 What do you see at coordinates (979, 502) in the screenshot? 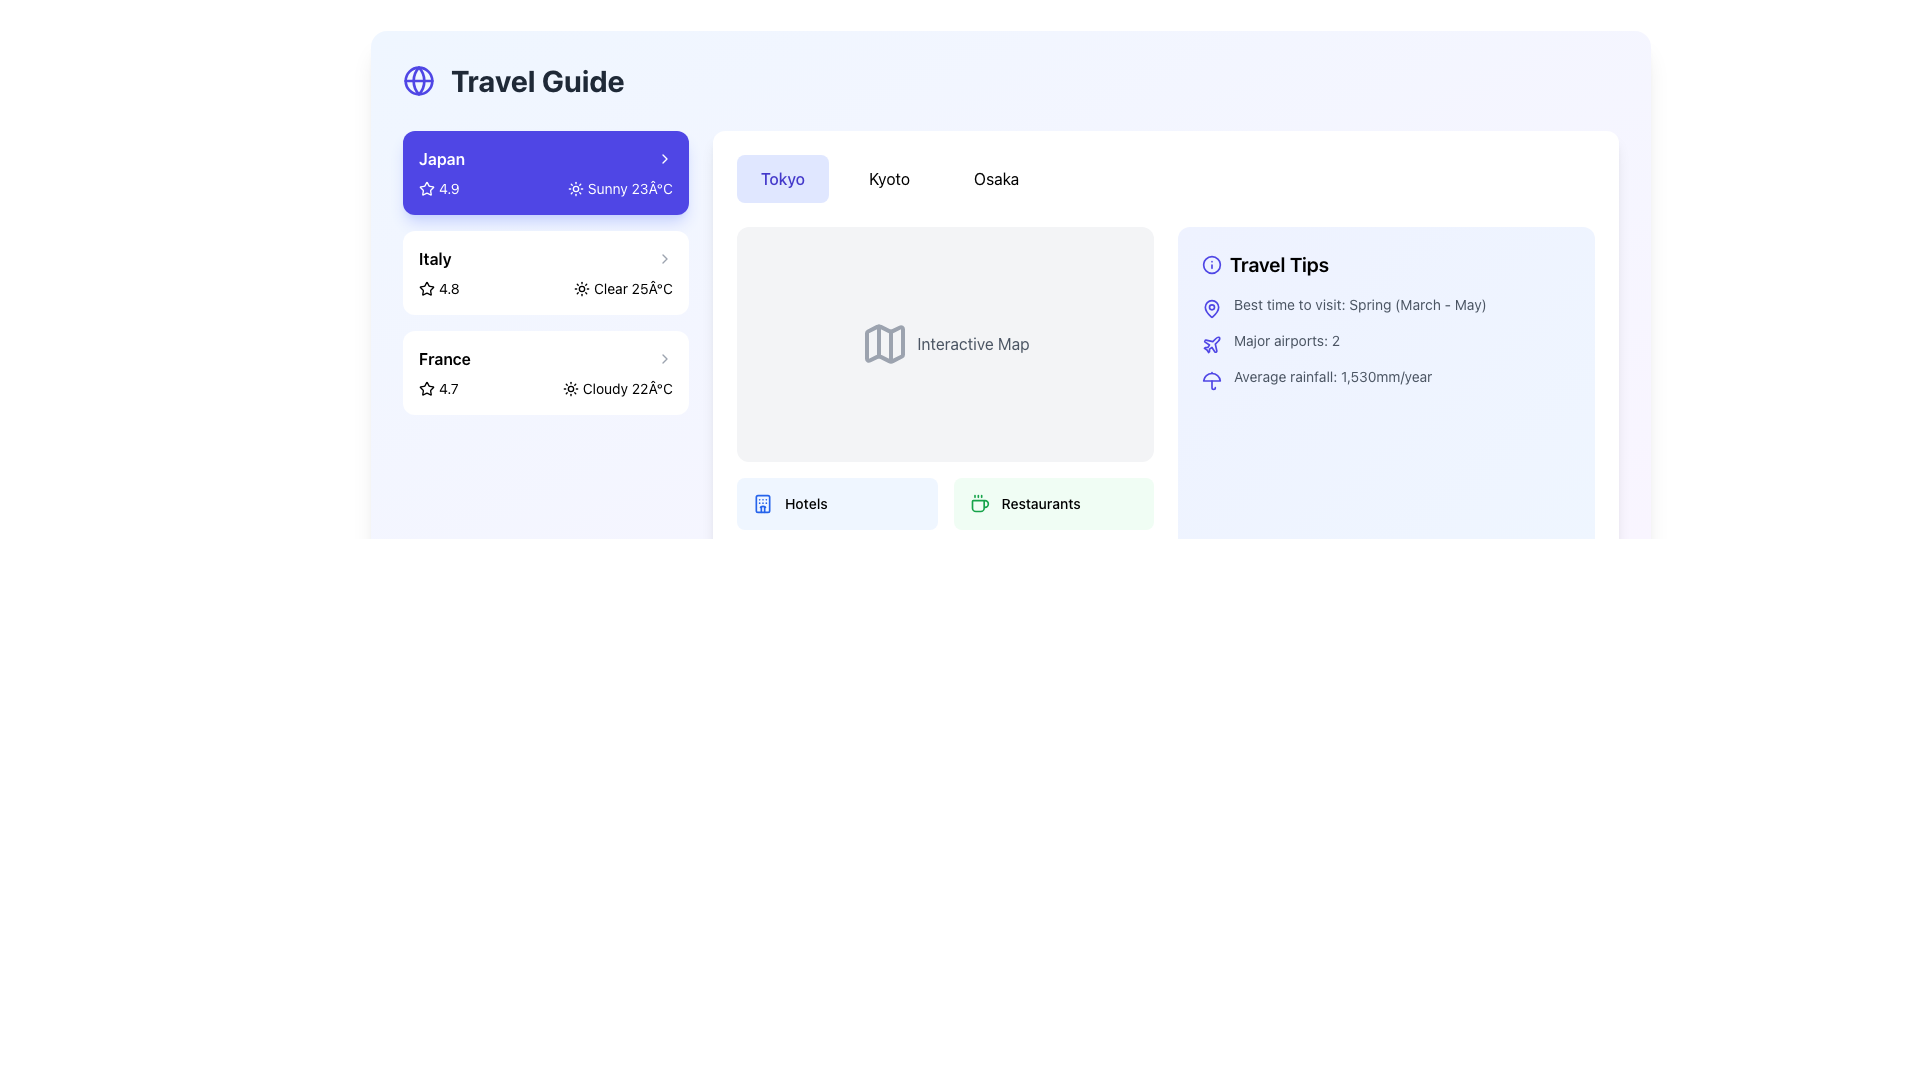
I see `the cafe or restaurant icon located to the left of the 'Restaurants' text within the green-highlighted area in the bottom-right section of the interface` at bounding box center [979, 502].